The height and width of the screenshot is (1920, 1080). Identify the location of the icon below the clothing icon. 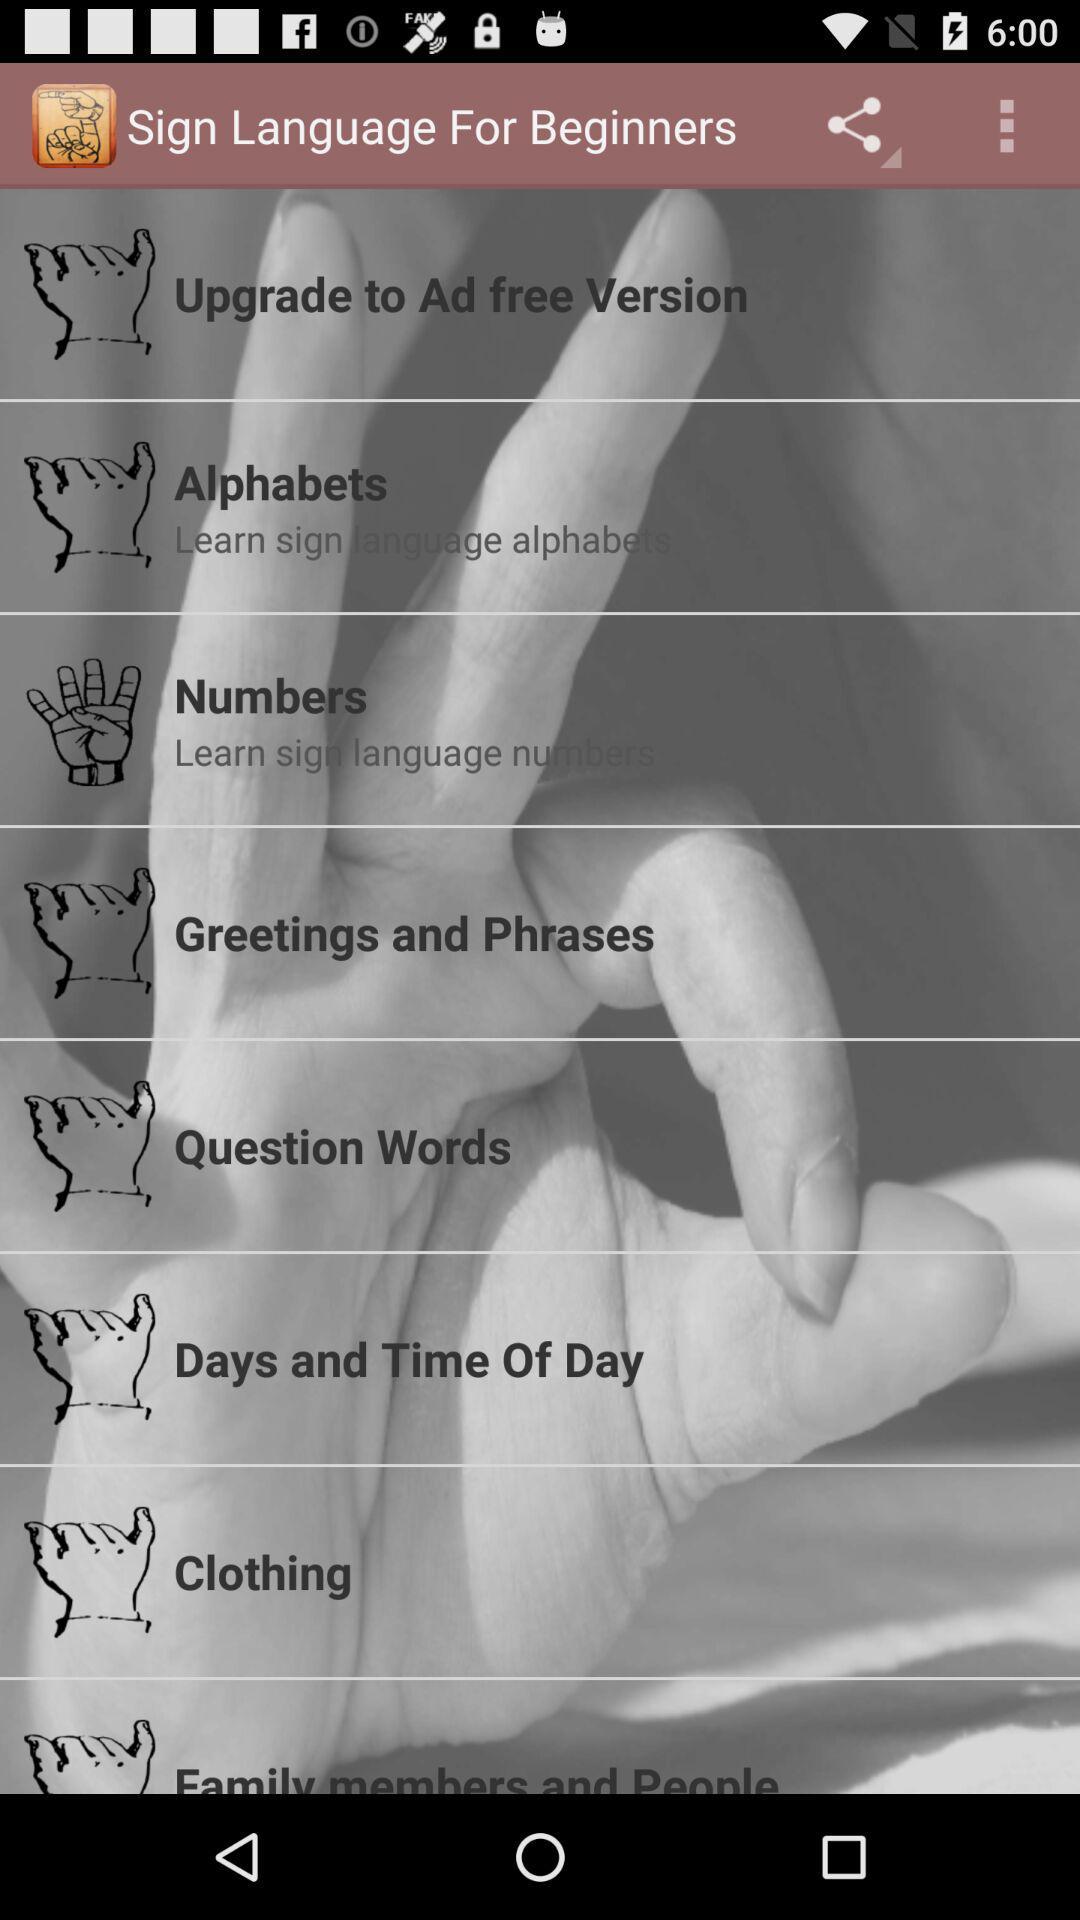
(613, 1773).